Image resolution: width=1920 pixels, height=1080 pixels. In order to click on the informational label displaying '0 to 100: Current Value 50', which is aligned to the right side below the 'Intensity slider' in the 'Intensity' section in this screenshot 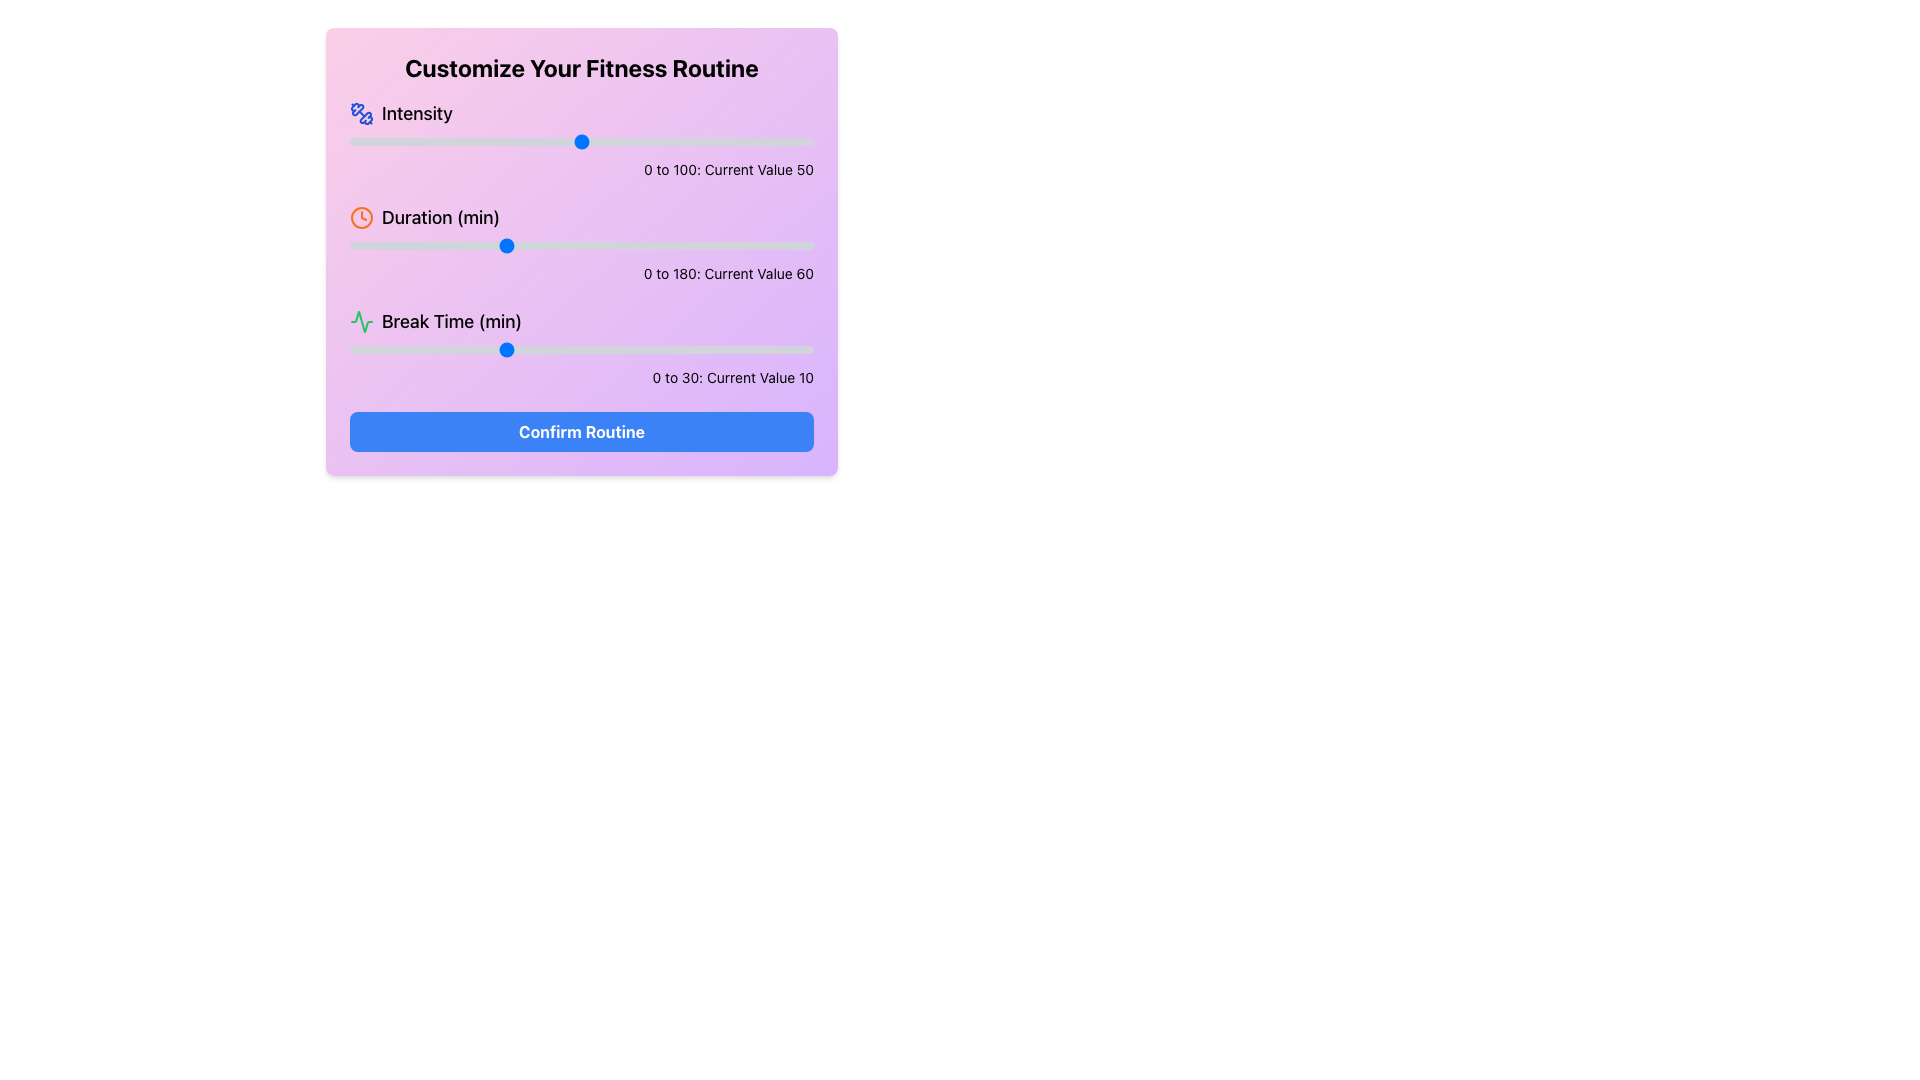, I will do `click(580, 168)`.